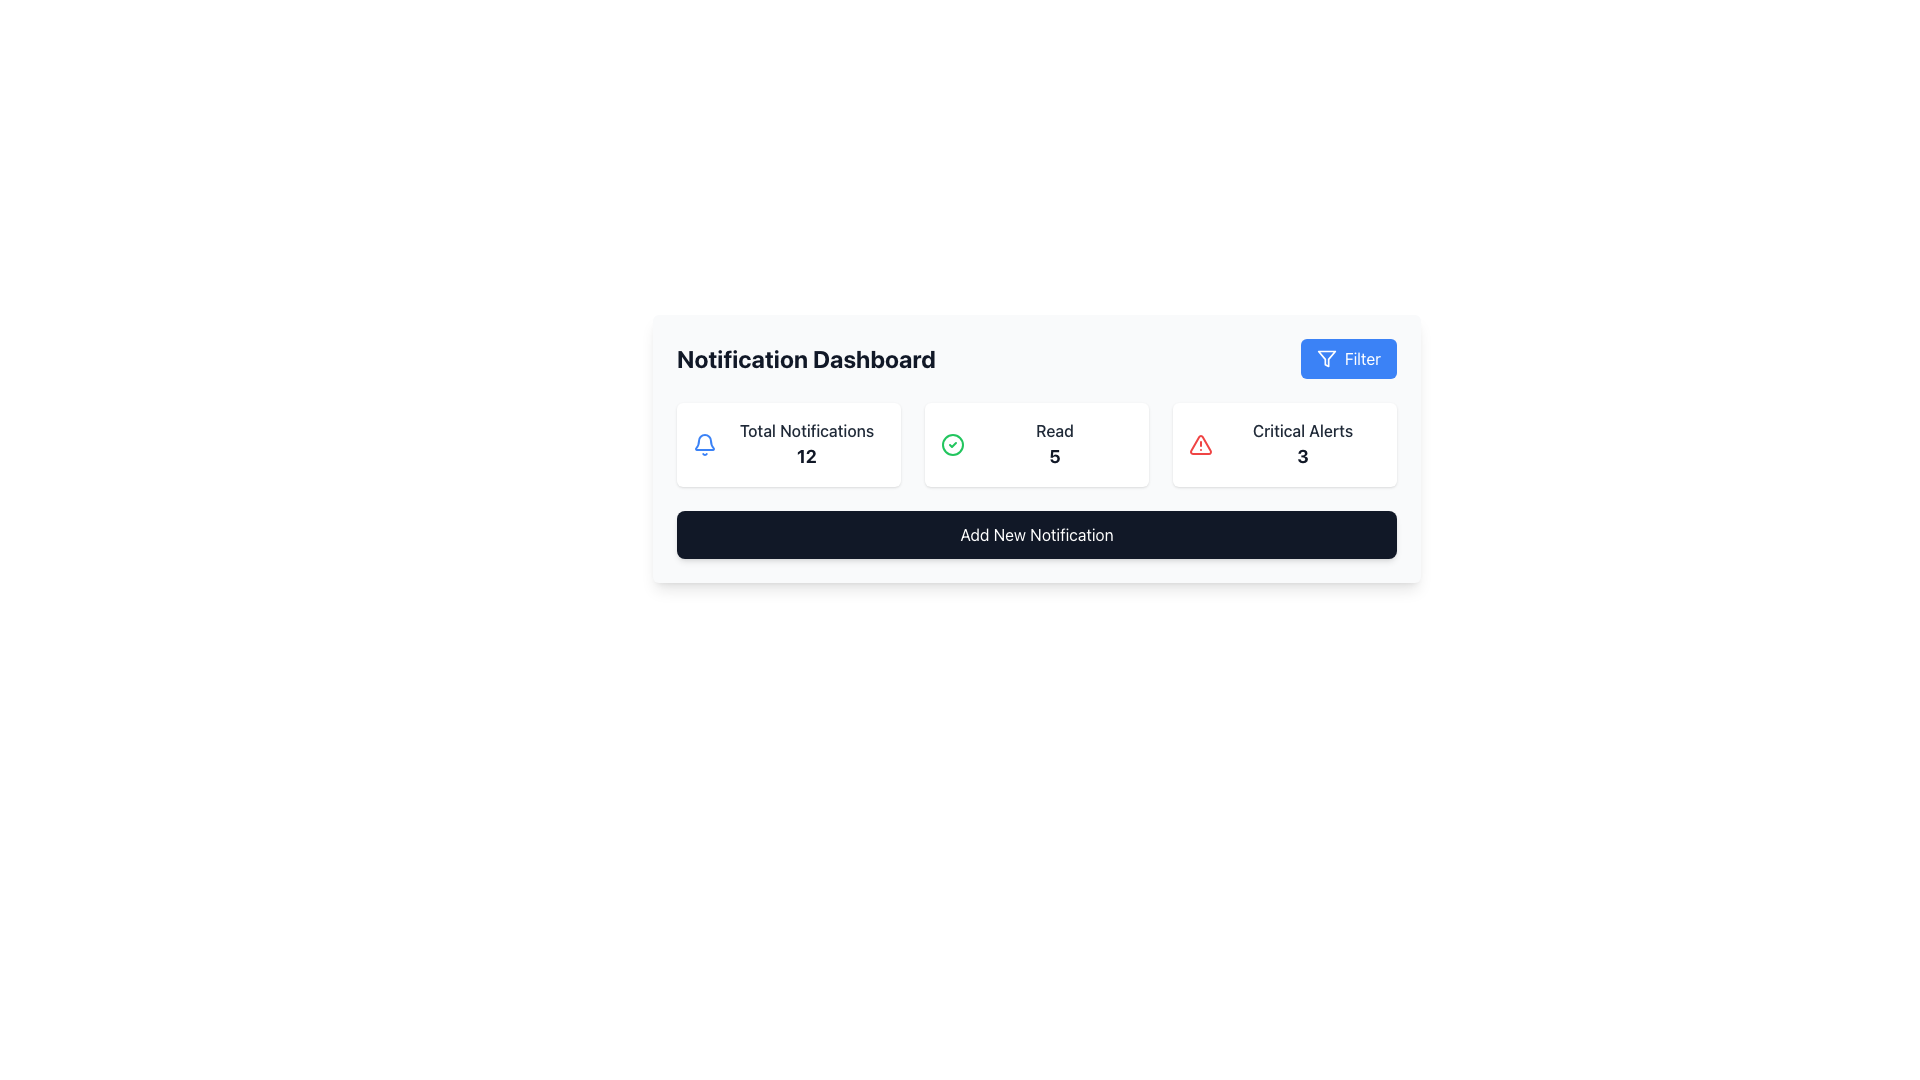 This screenshot has width=1920, height=1080. I want to click on the blue-colored funnel-shaped filter icon embedded within the 'Filter' button located in the top-right corner of the notification dashboard, so click(1326, 357).